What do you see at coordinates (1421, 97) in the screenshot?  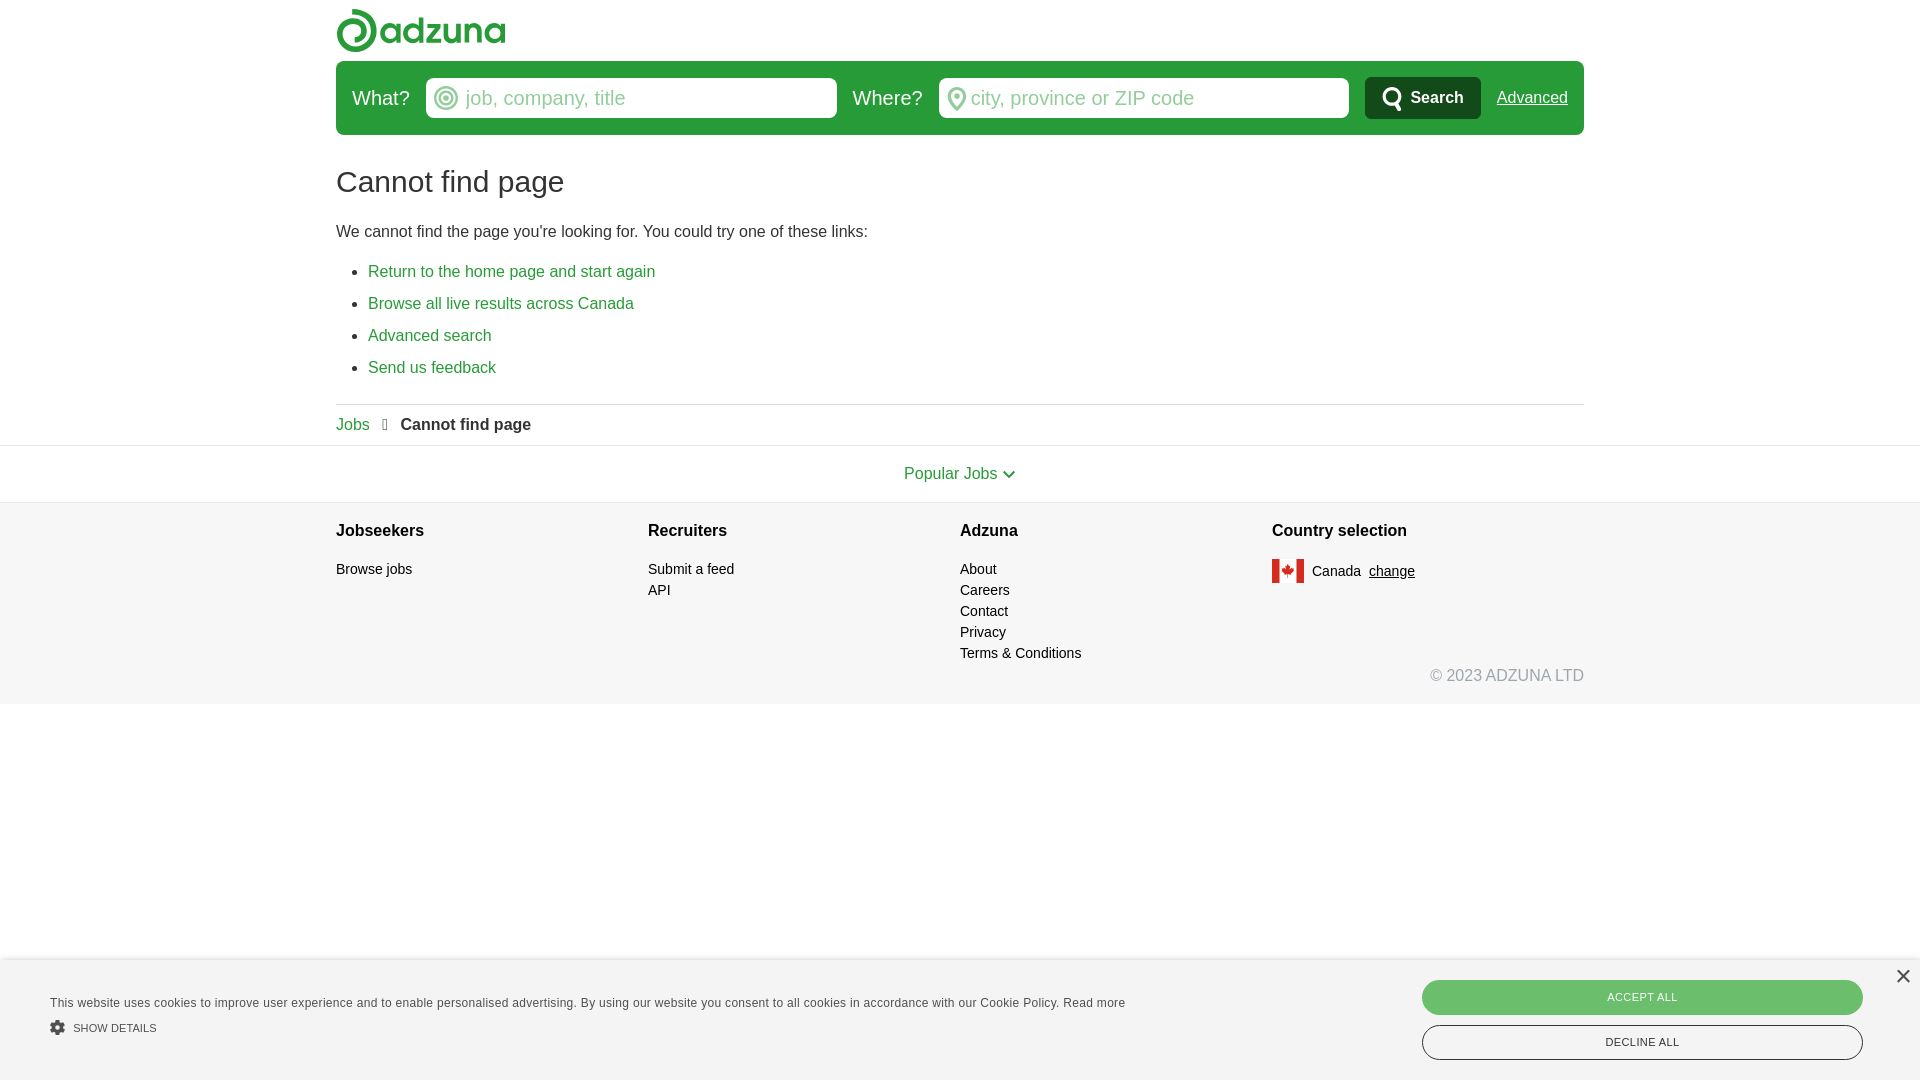 I see `'Search'` at bounding box center [1421, 97].